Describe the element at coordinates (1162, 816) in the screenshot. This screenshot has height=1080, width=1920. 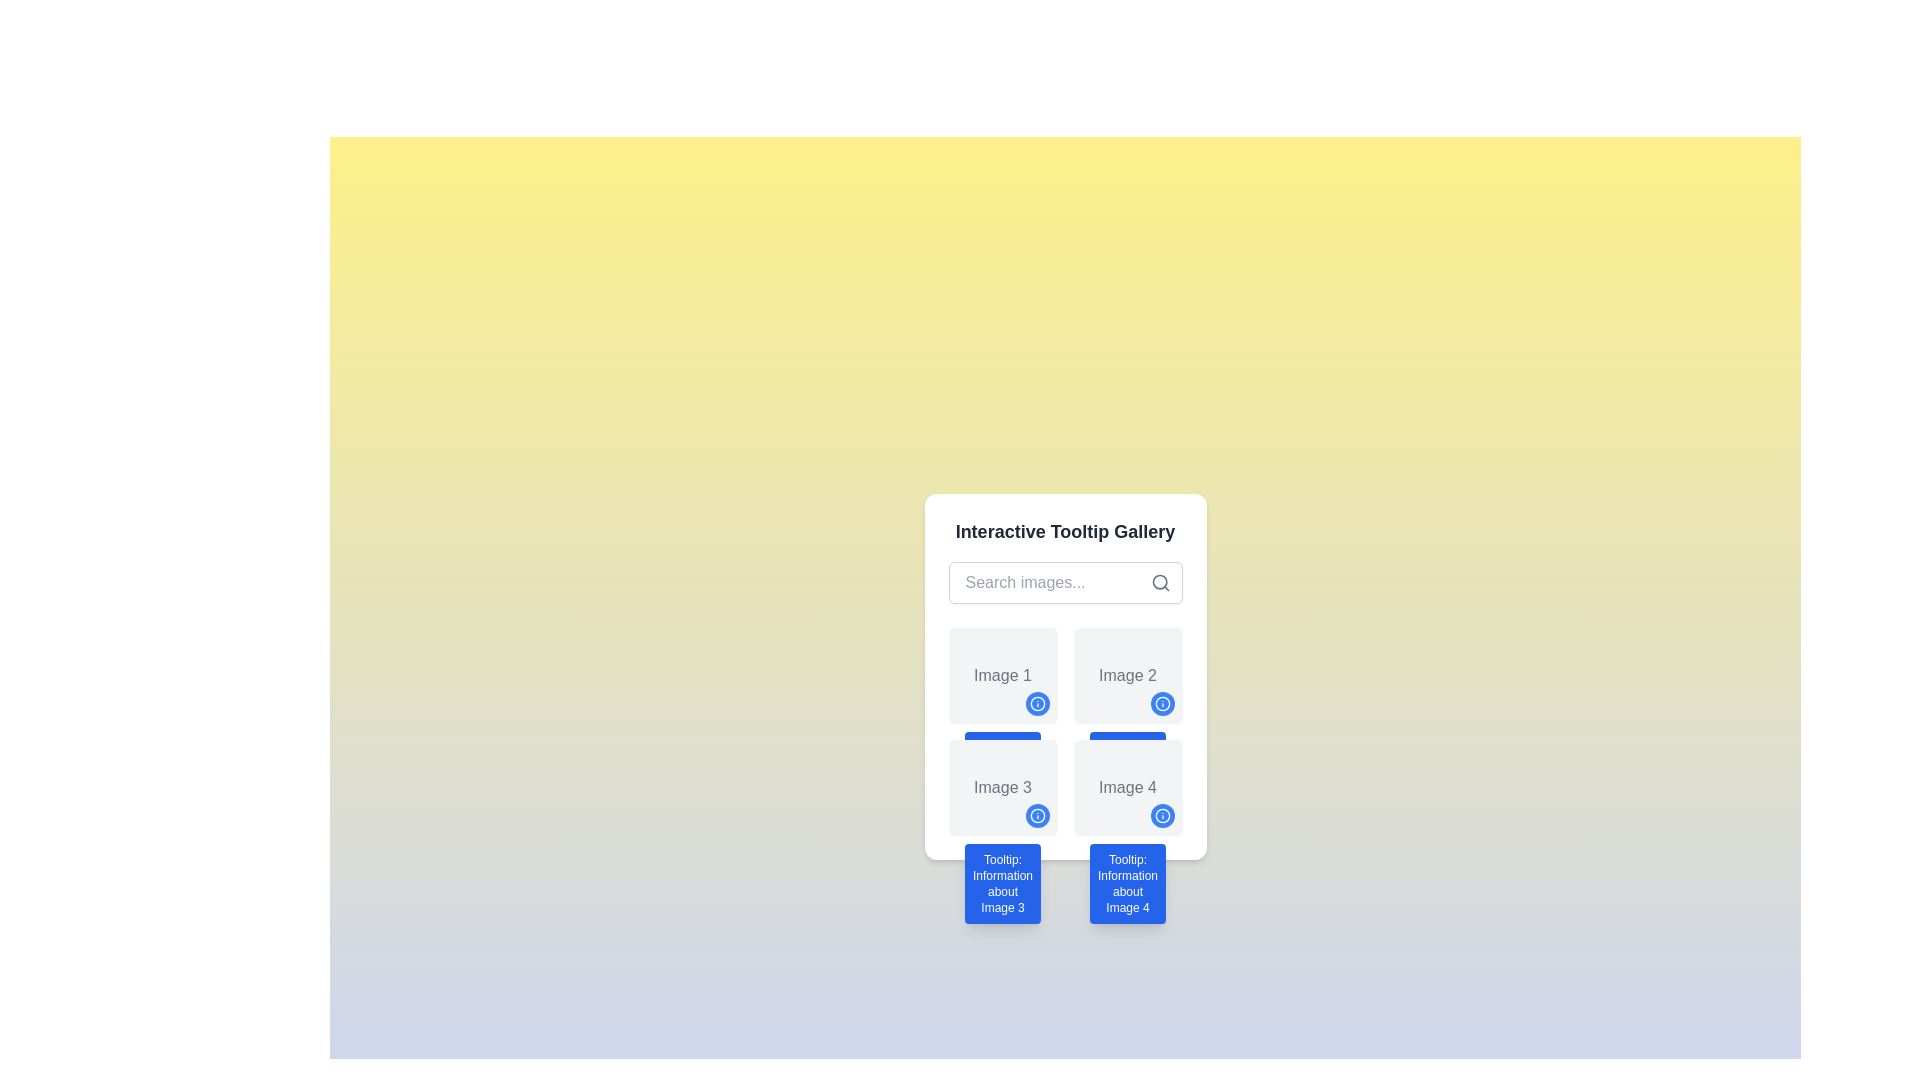
I see `the outermost circular boundary of the tooltip icon located at the bottom-right corner of 'Image 4' in the Interactive Tooltip Gallery grid for related actions` at that location.